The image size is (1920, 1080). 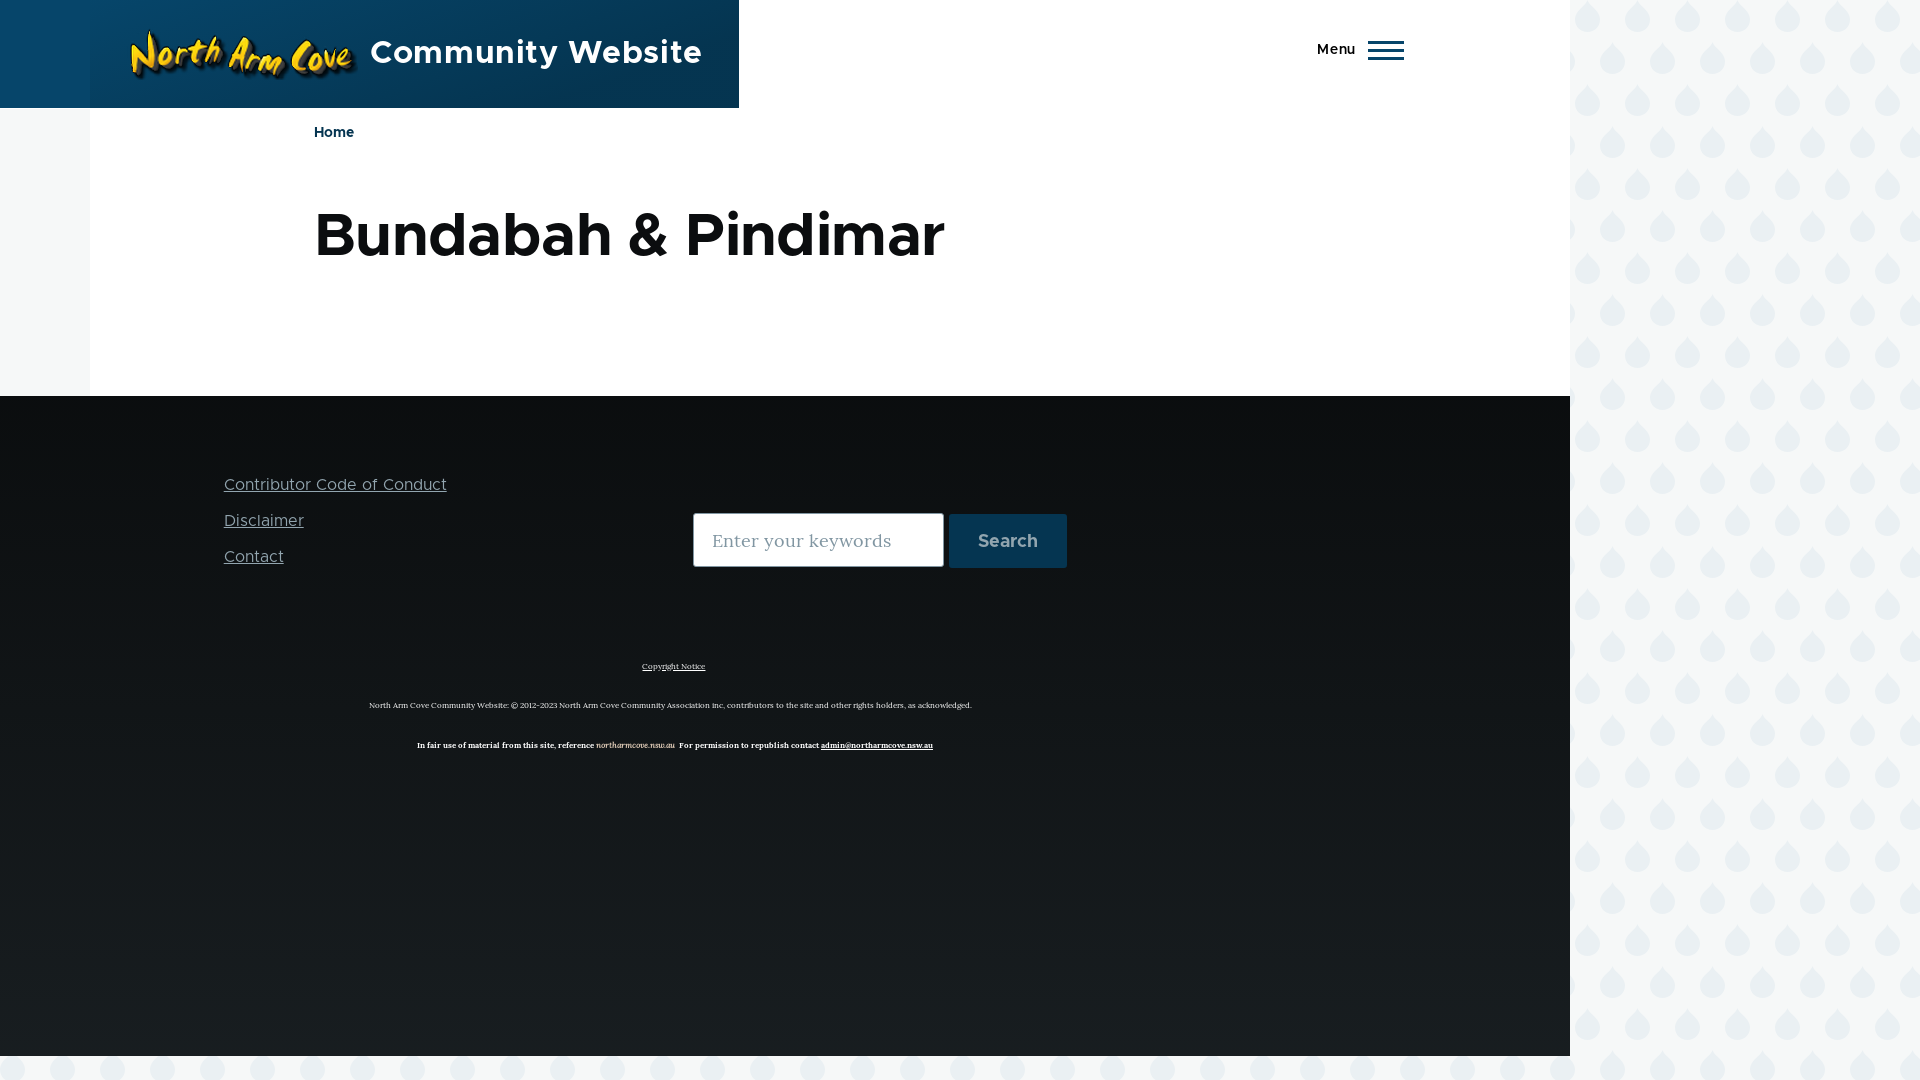 What do you see at coordinates (1008, 540) in the screenshot?
I see `'Search'` at bounding box center [1008, 540].